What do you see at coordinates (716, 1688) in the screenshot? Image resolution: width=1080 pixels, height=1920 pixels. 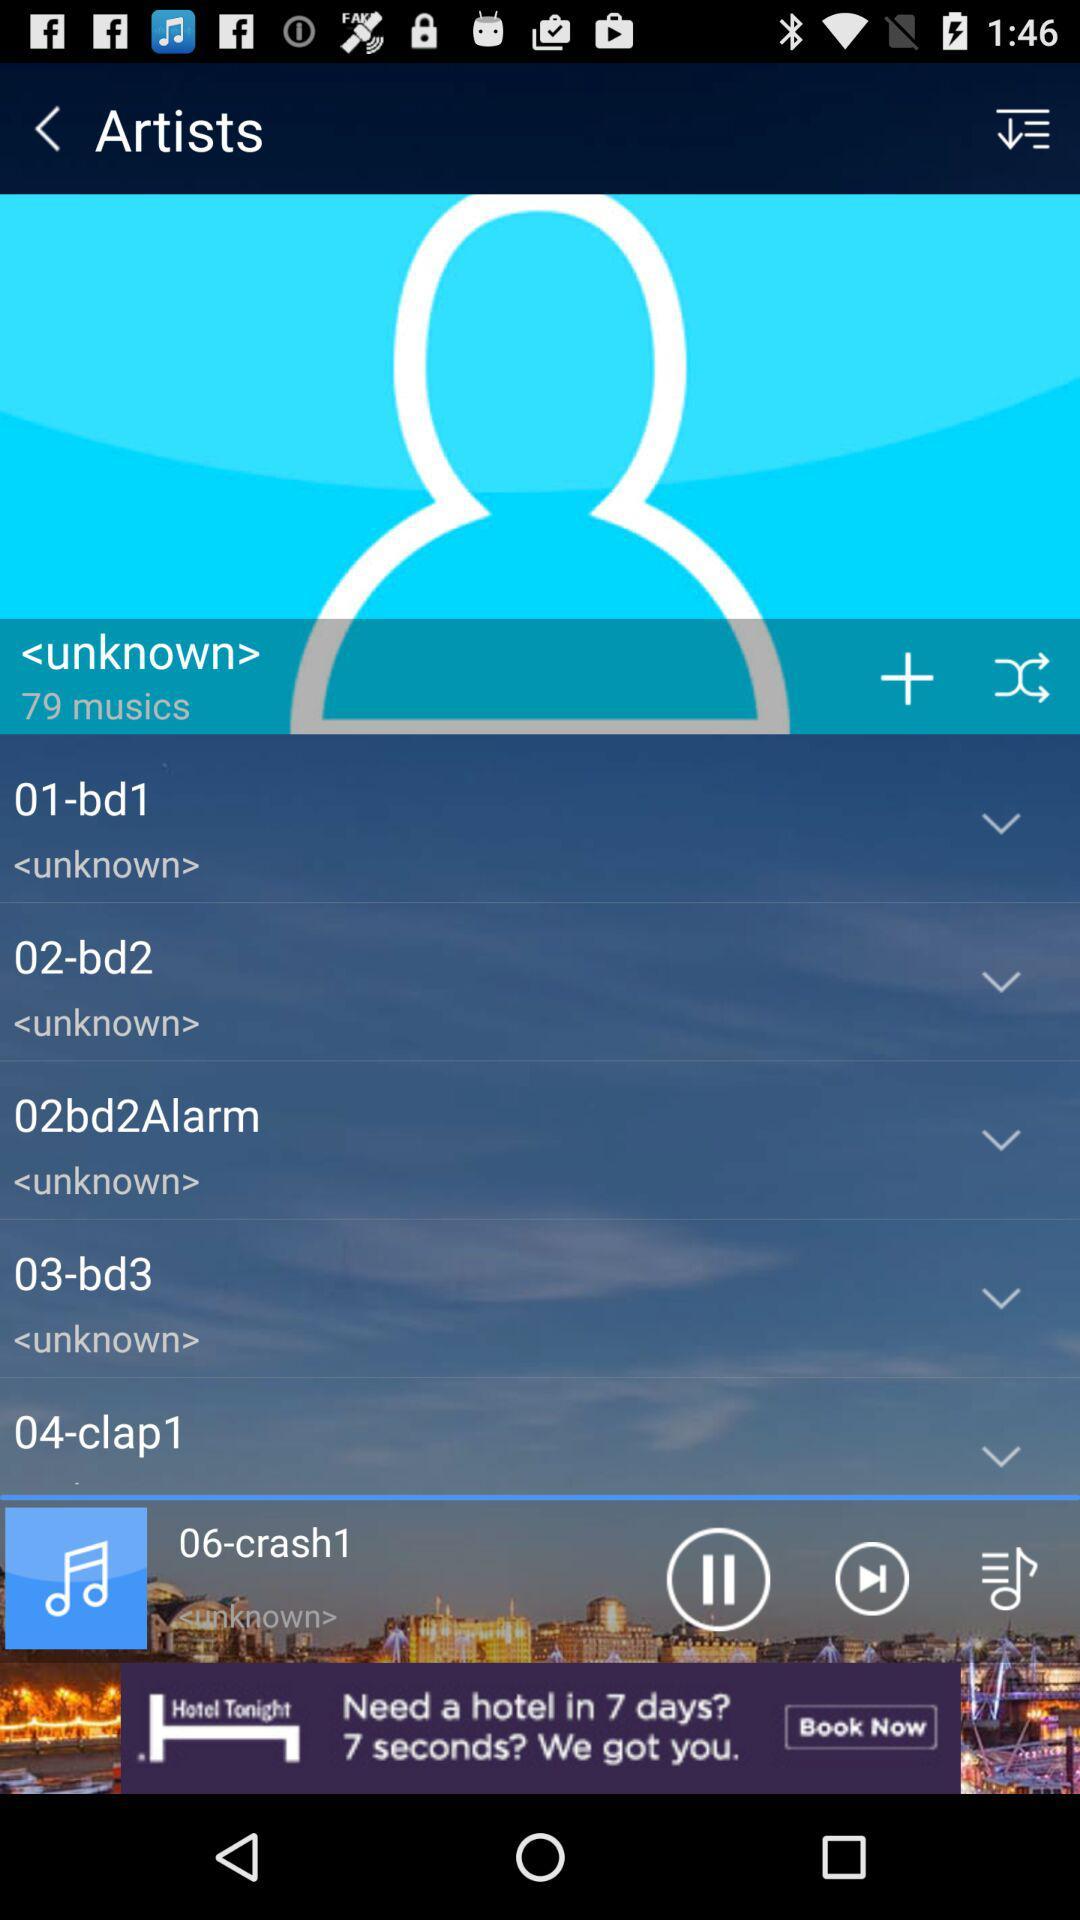 I see `the pause icon` at bounding box center [716, 1688].